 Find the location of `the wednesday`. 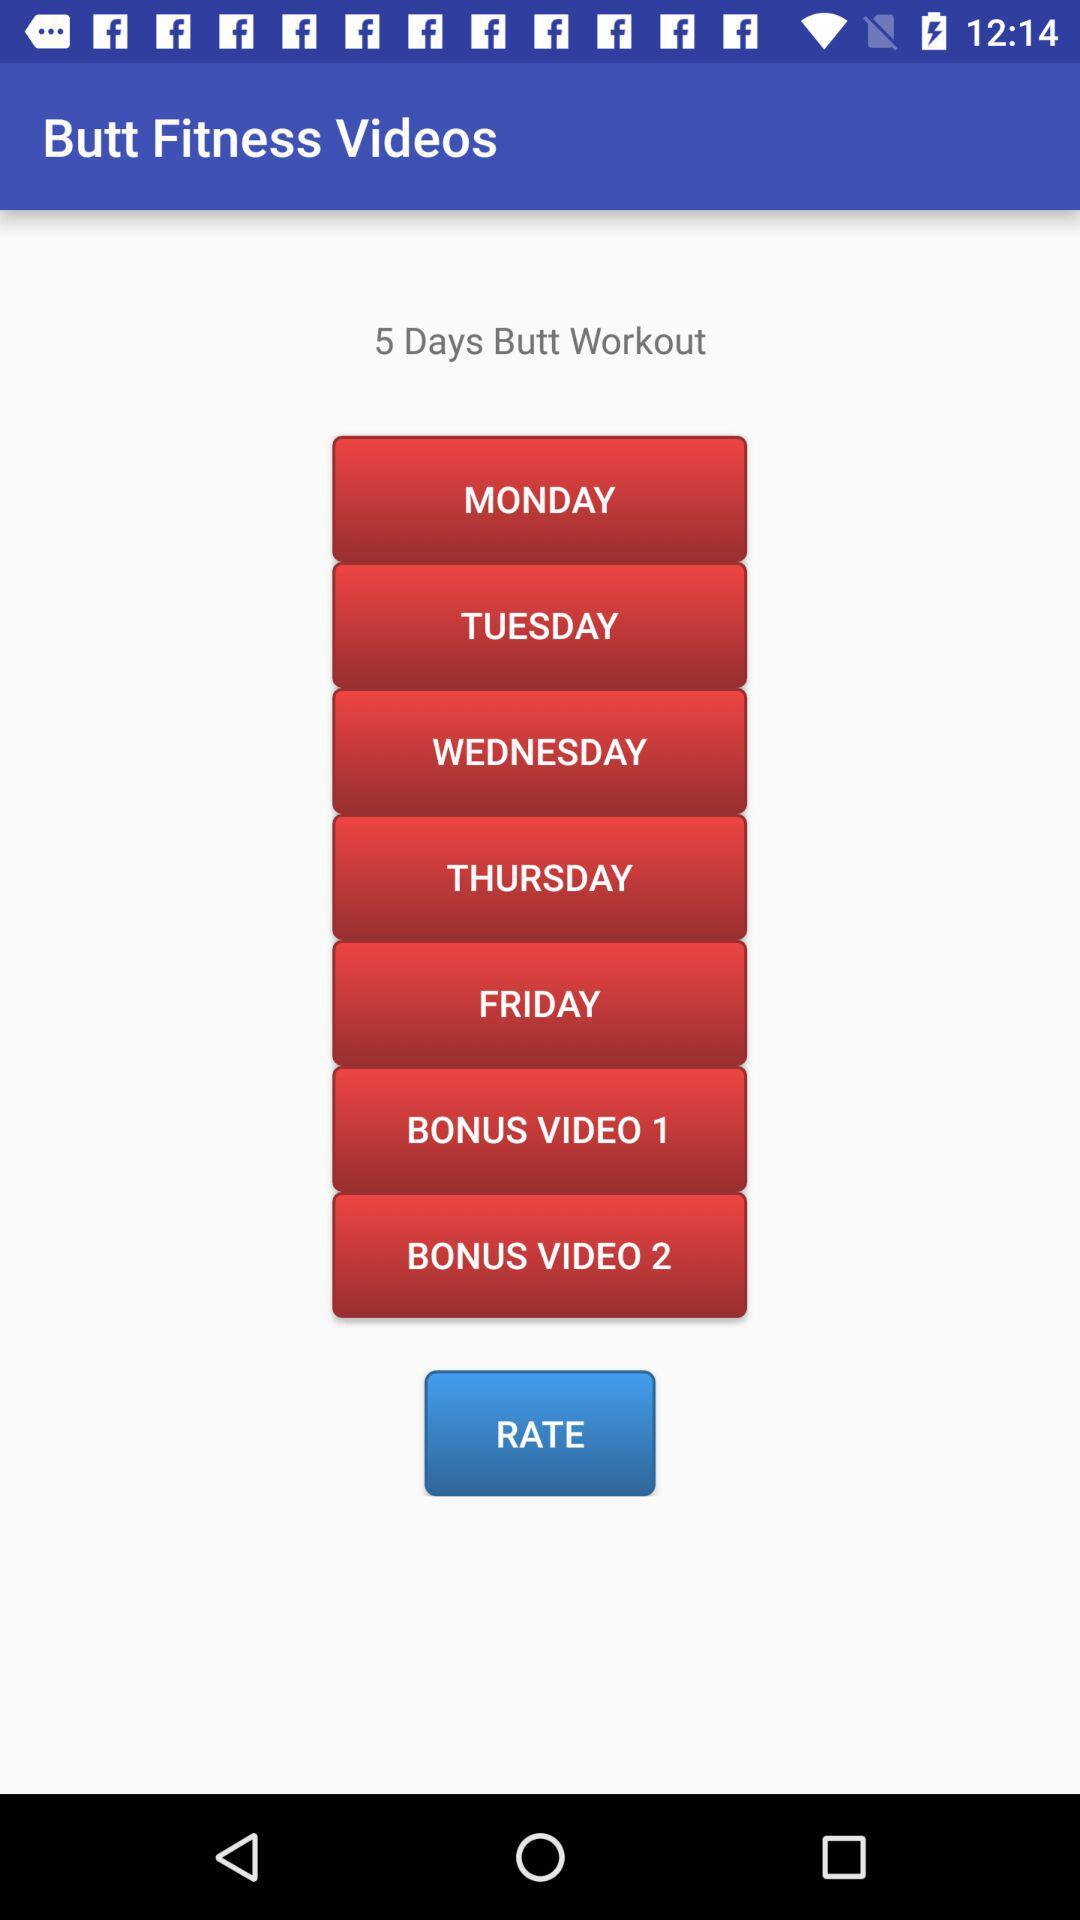

the wednesday is located at coordinates (538, 749).